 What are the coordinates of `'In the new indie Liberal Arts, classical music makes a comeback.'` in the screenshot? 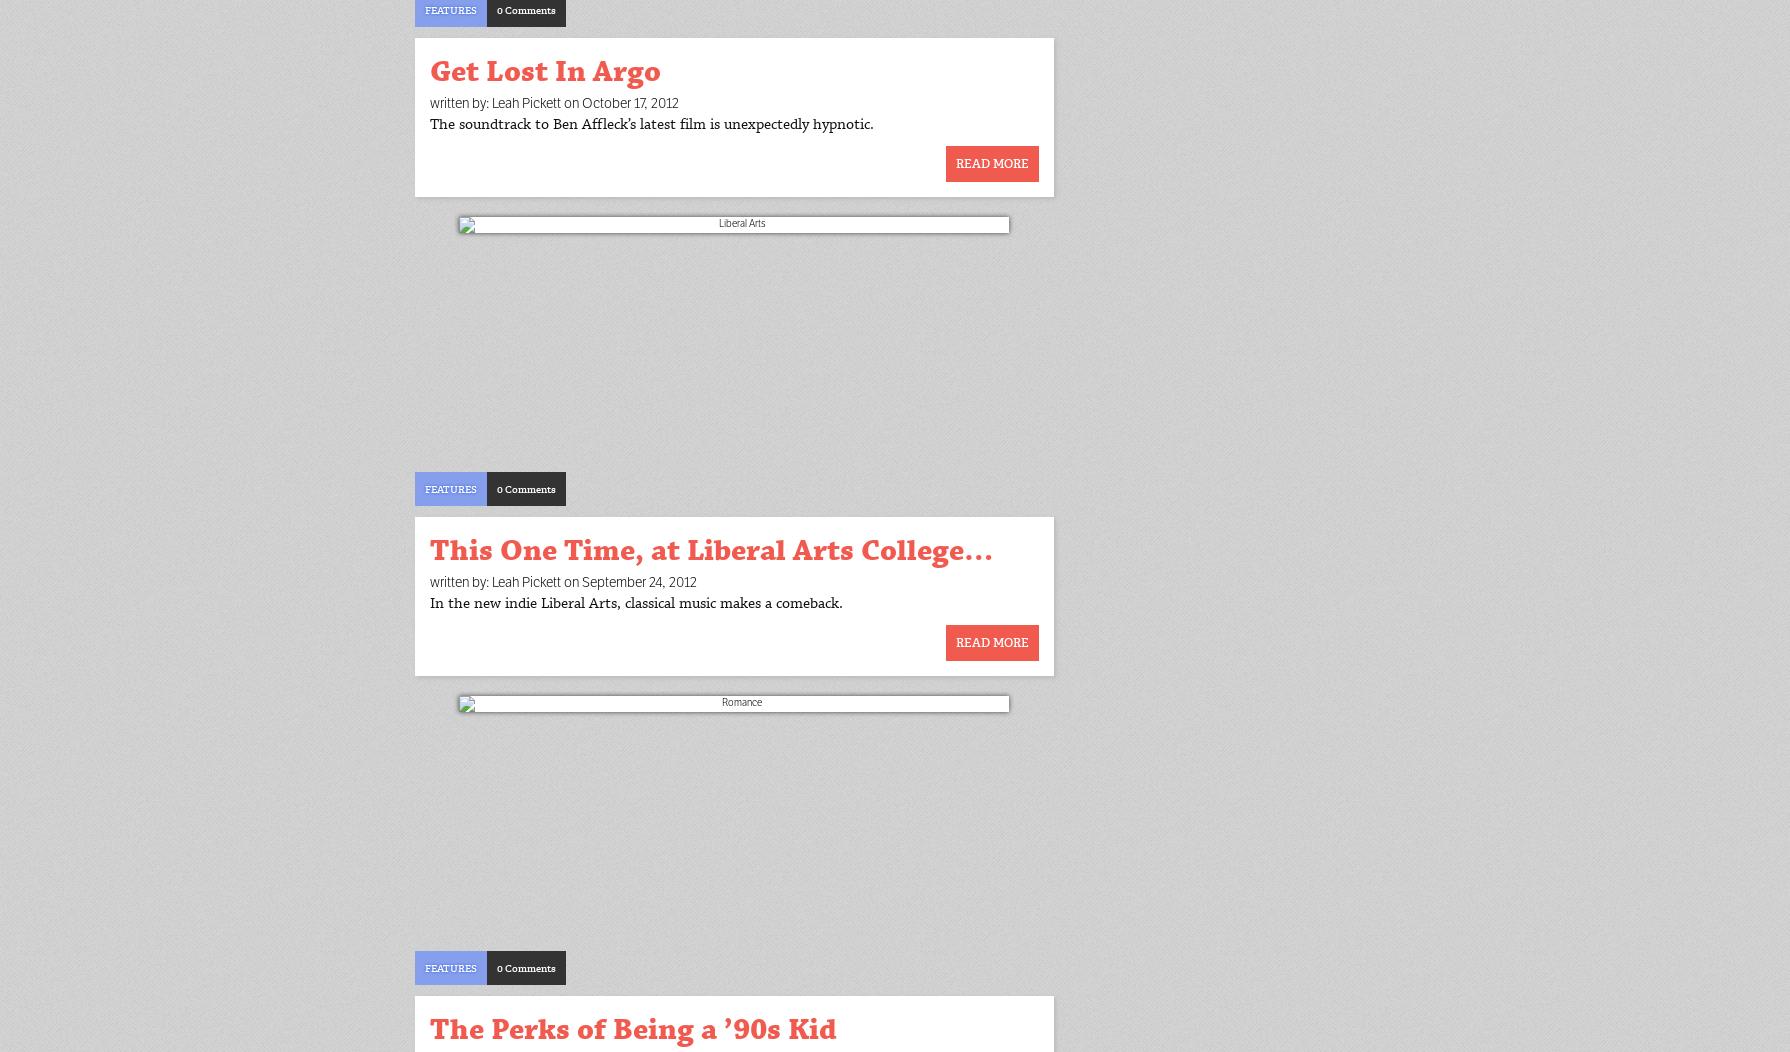 It's located at (429, 602).